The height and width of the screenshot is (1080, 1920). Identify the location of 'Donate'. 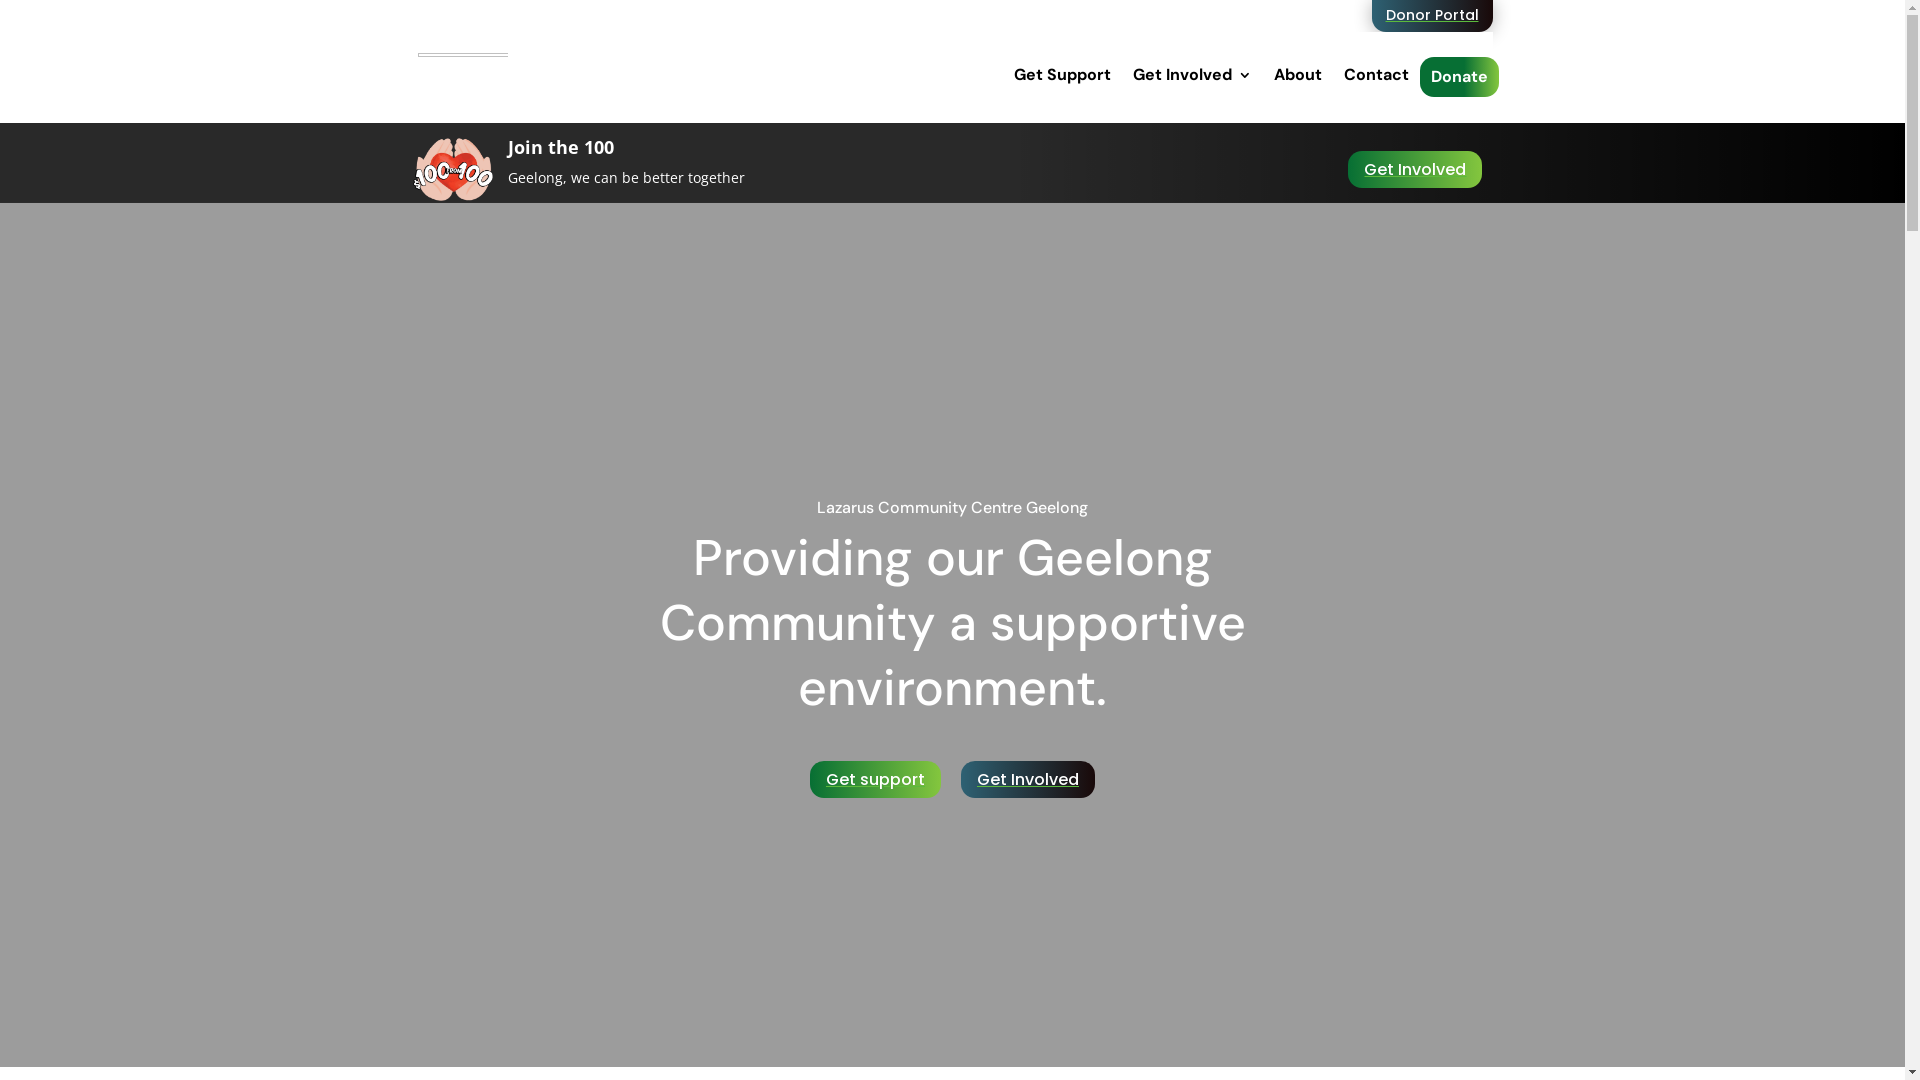
(1458, 76).